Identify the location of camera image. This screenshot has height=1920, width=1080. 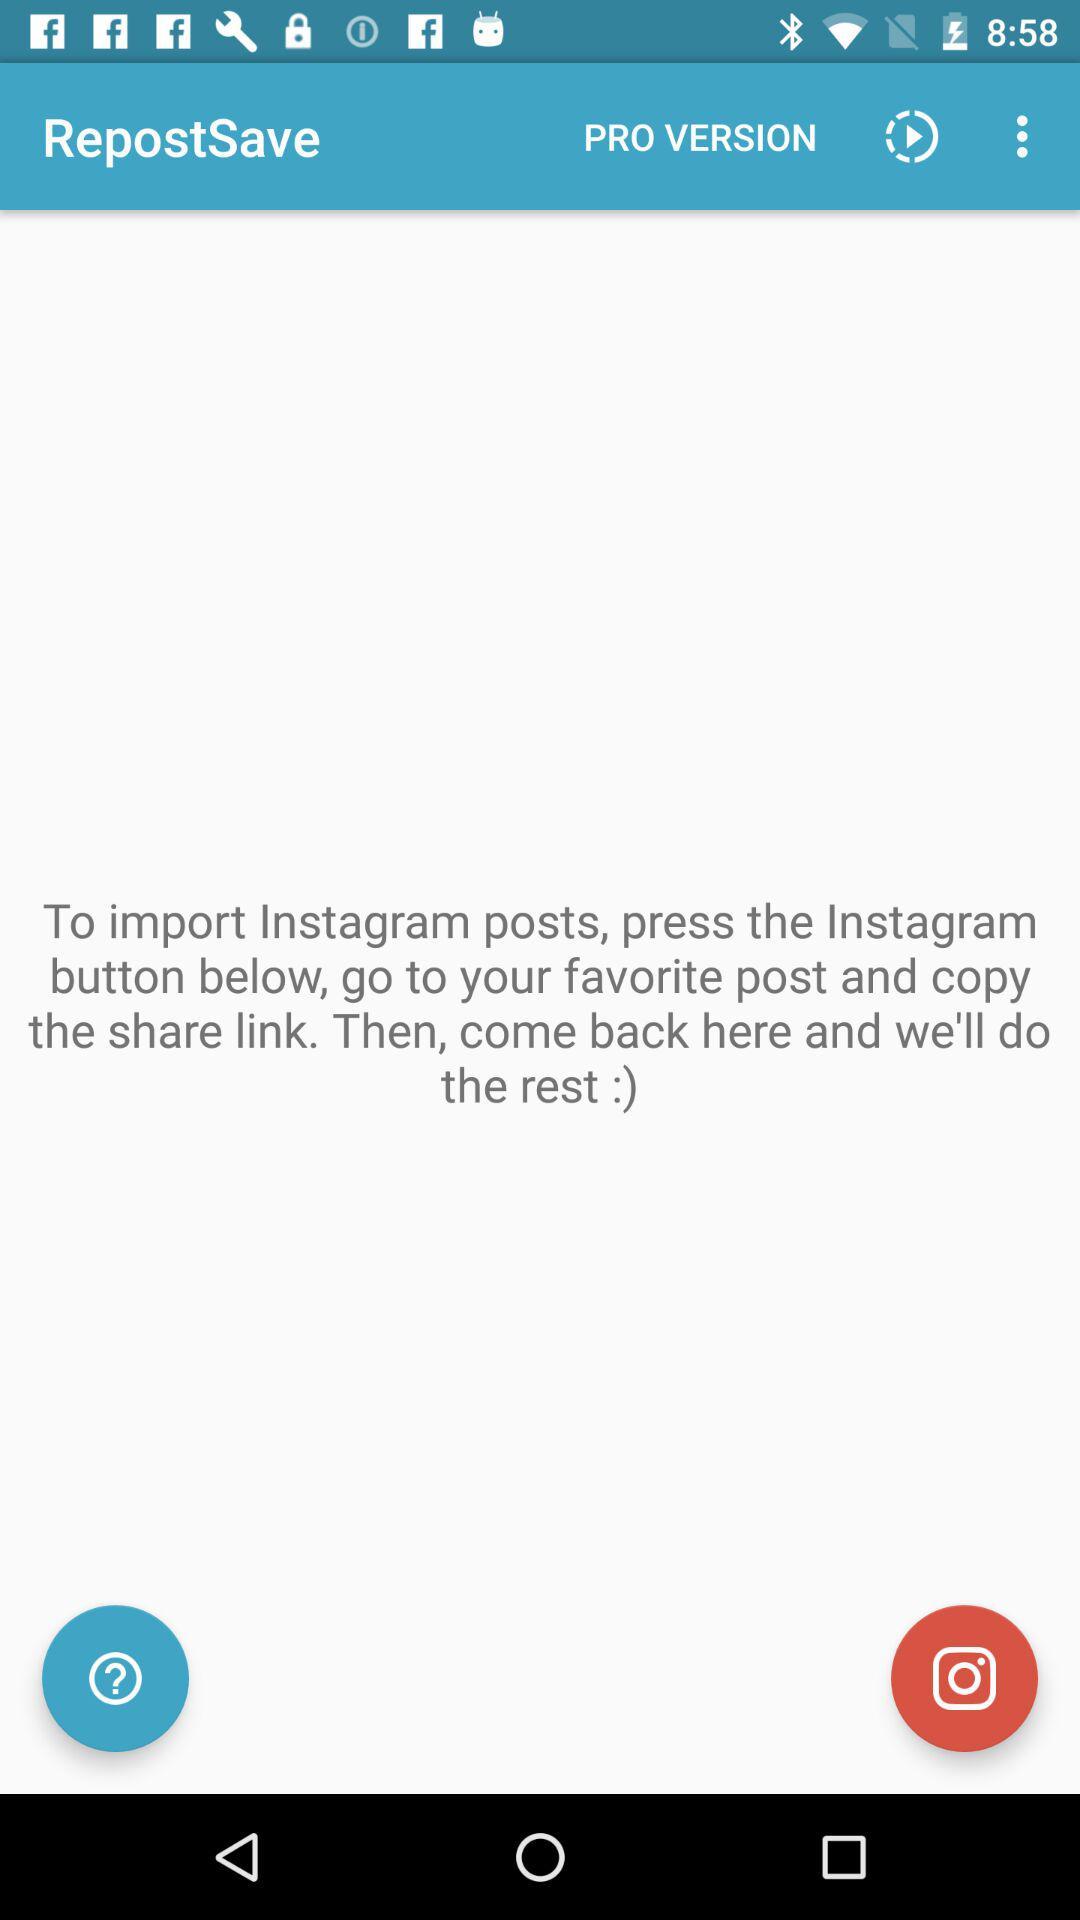
(963, 1678).